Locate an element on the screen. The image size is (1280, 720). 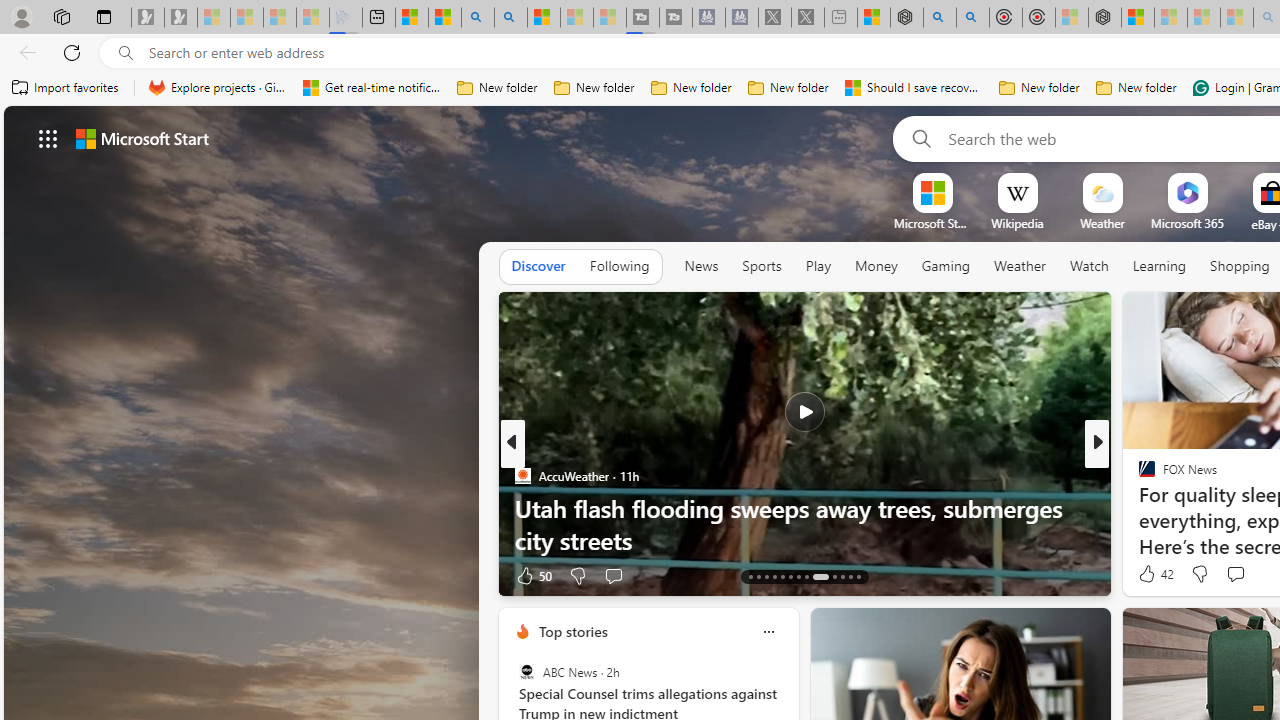
'Watch' is located at coordinates (1088, 266).